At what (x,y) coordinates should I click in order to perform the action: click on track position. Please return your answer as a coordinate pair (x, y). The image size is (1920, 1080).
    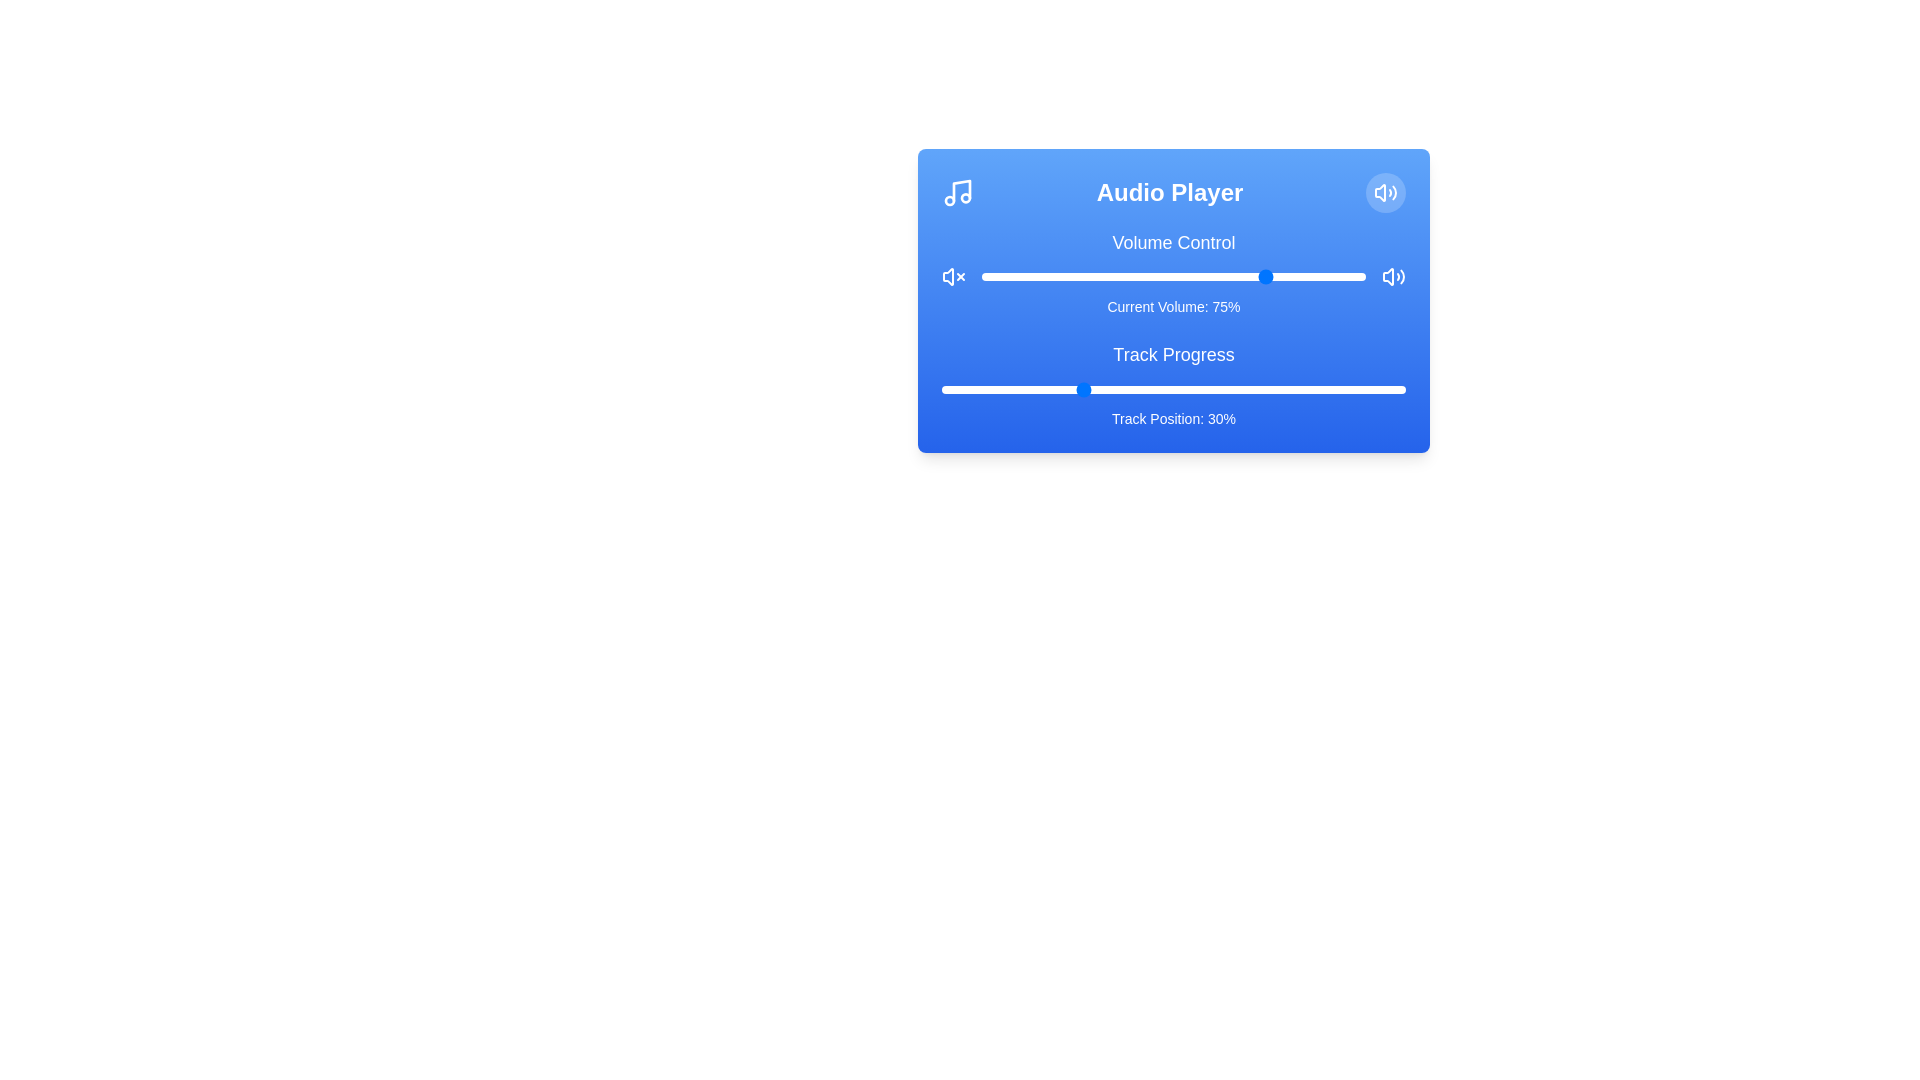
    Looking at the image, I should click on (1056, 389).